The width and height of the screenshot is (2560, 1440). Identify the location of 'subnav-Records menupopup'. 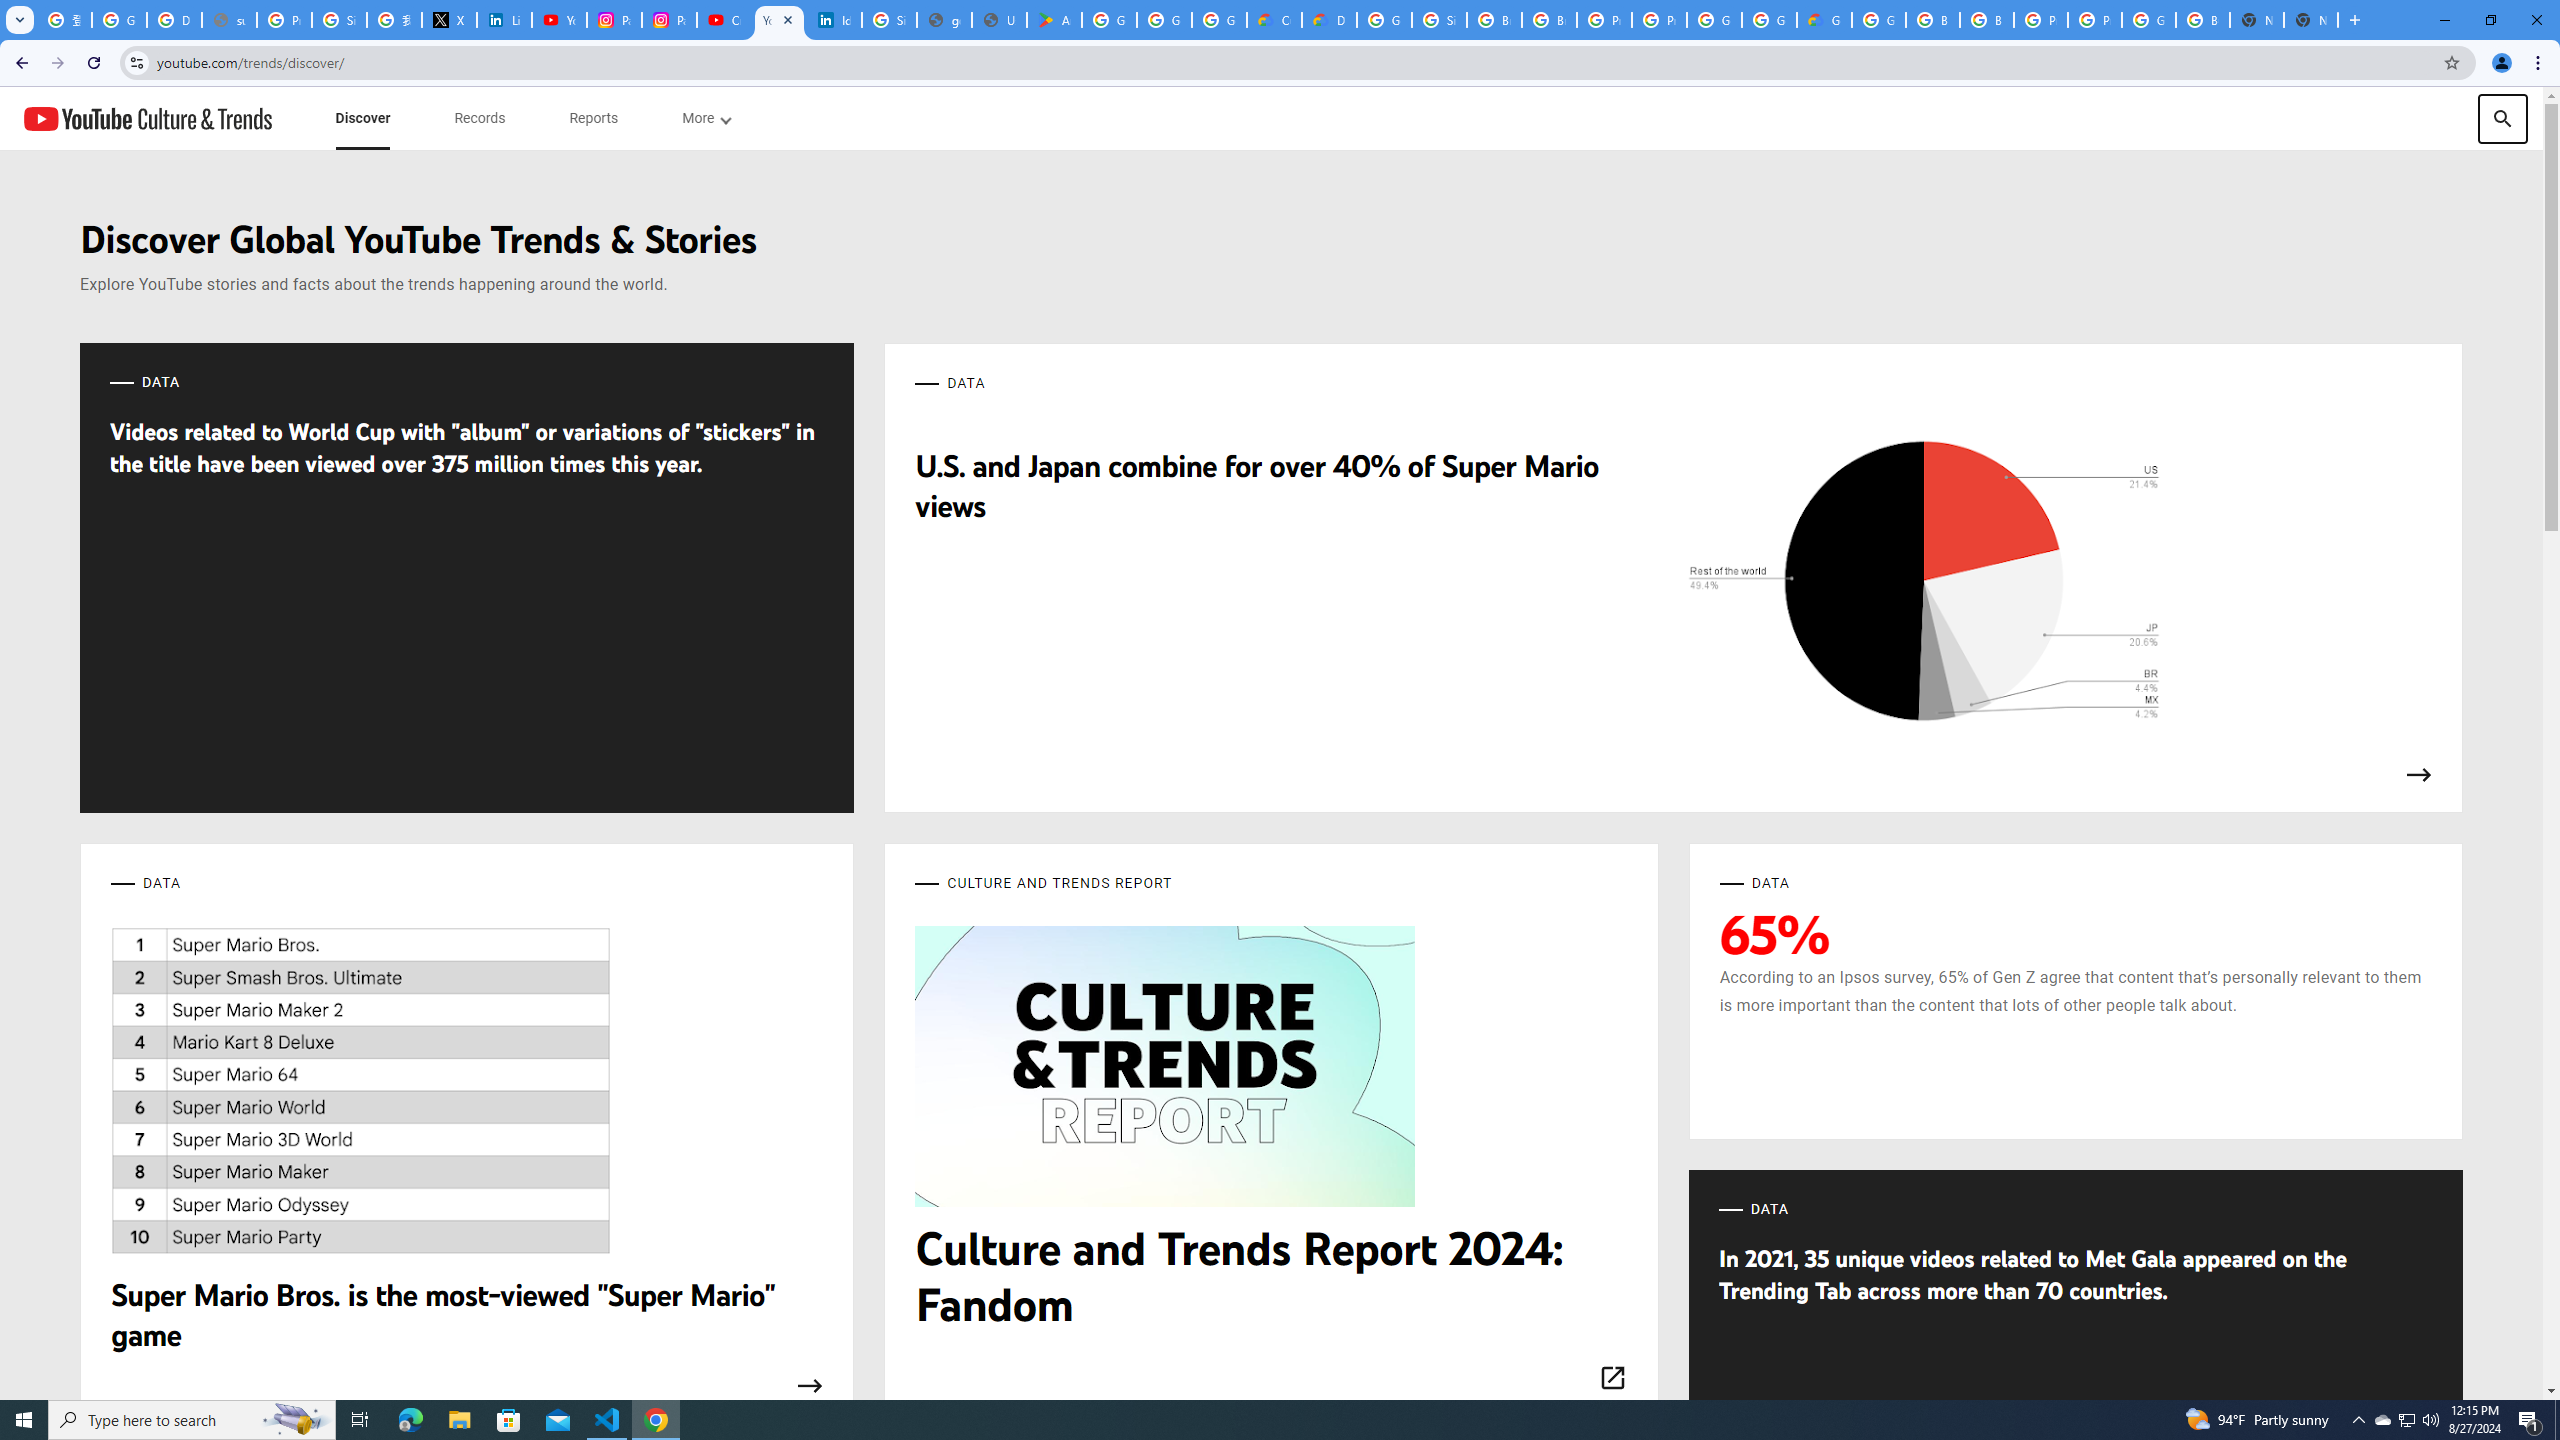
(480, 118).